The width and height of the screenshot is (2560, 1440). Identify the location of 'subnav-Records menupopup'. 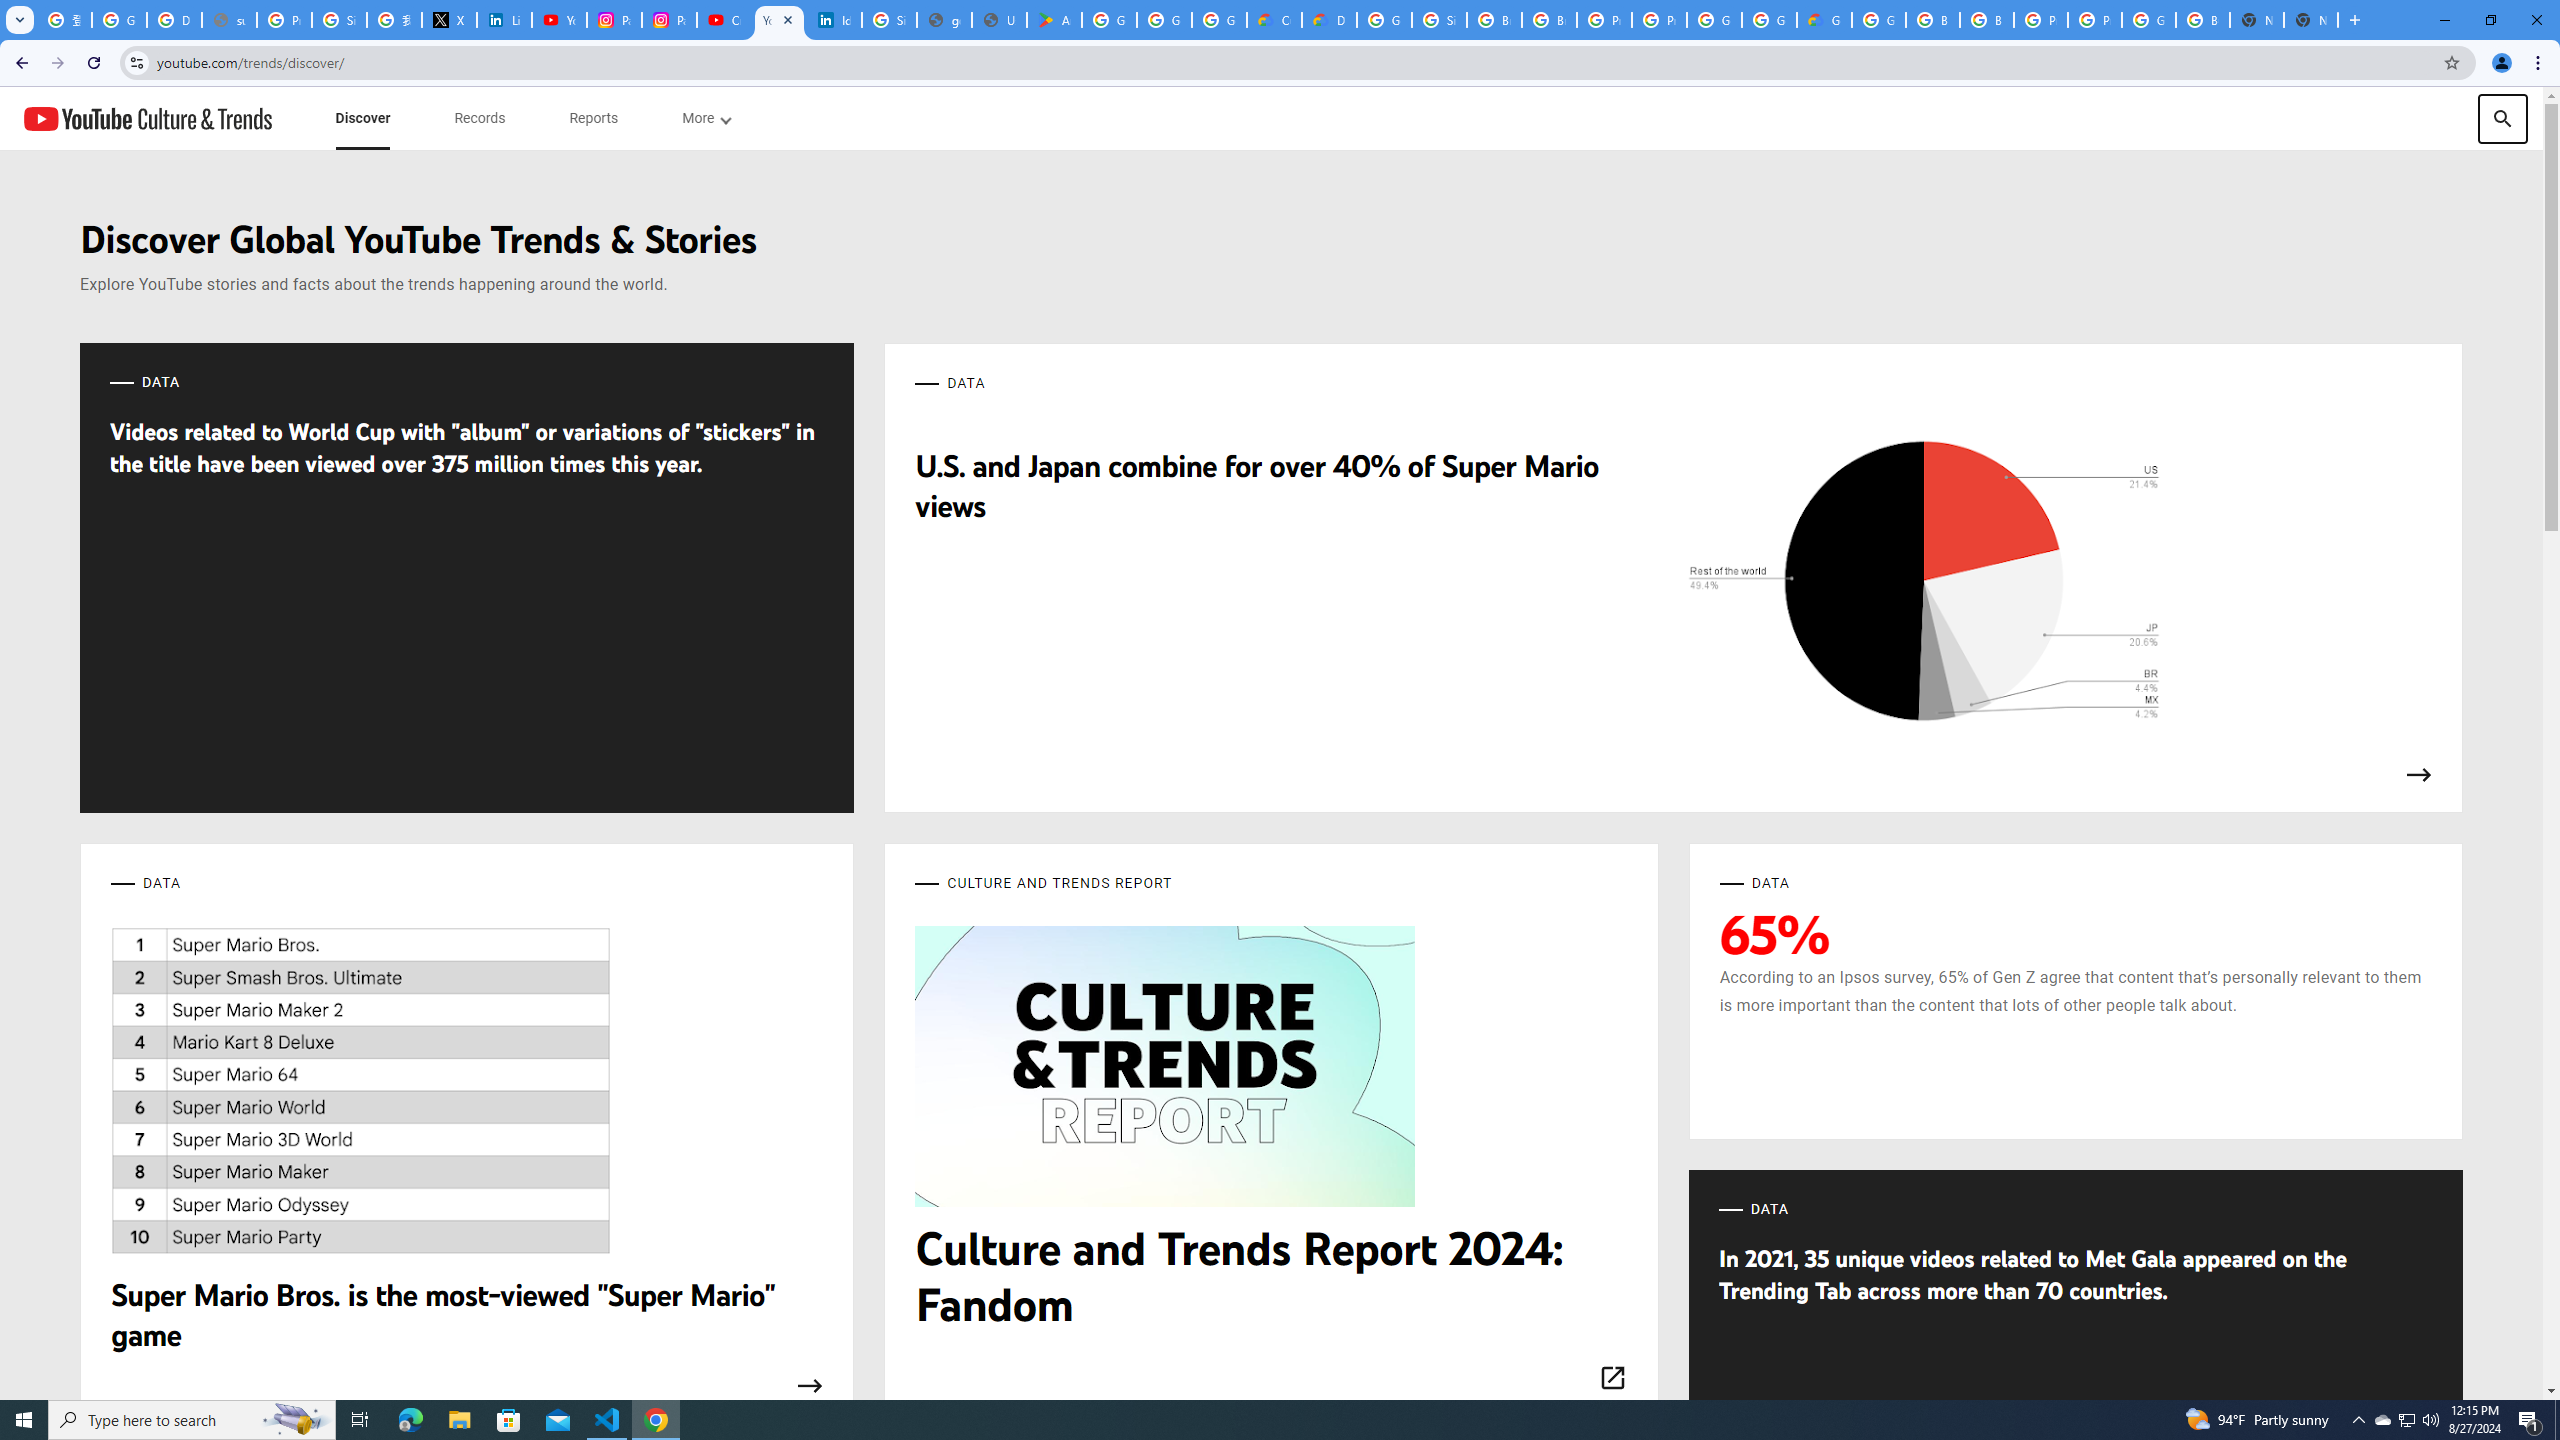
(480, 118).